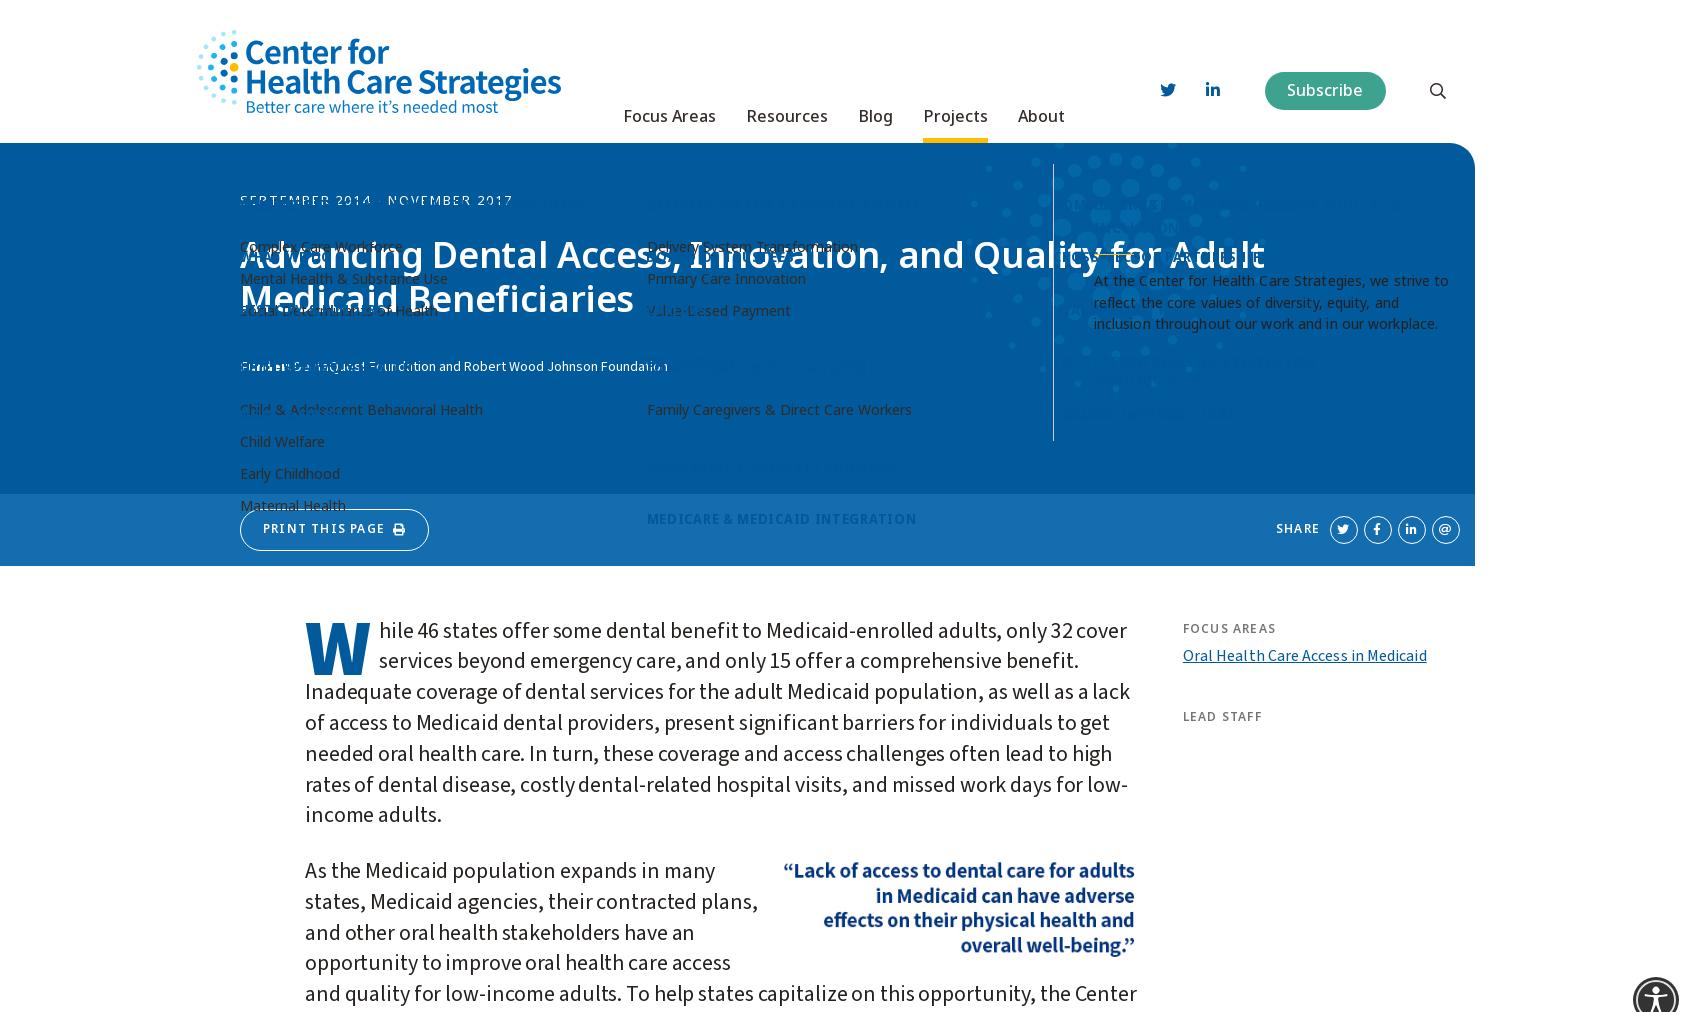 The height and width of the screenshot is (1012, 1700). Describe the element at coordinates (1040, 98) in the screenshot. I see `'About'` at that location.